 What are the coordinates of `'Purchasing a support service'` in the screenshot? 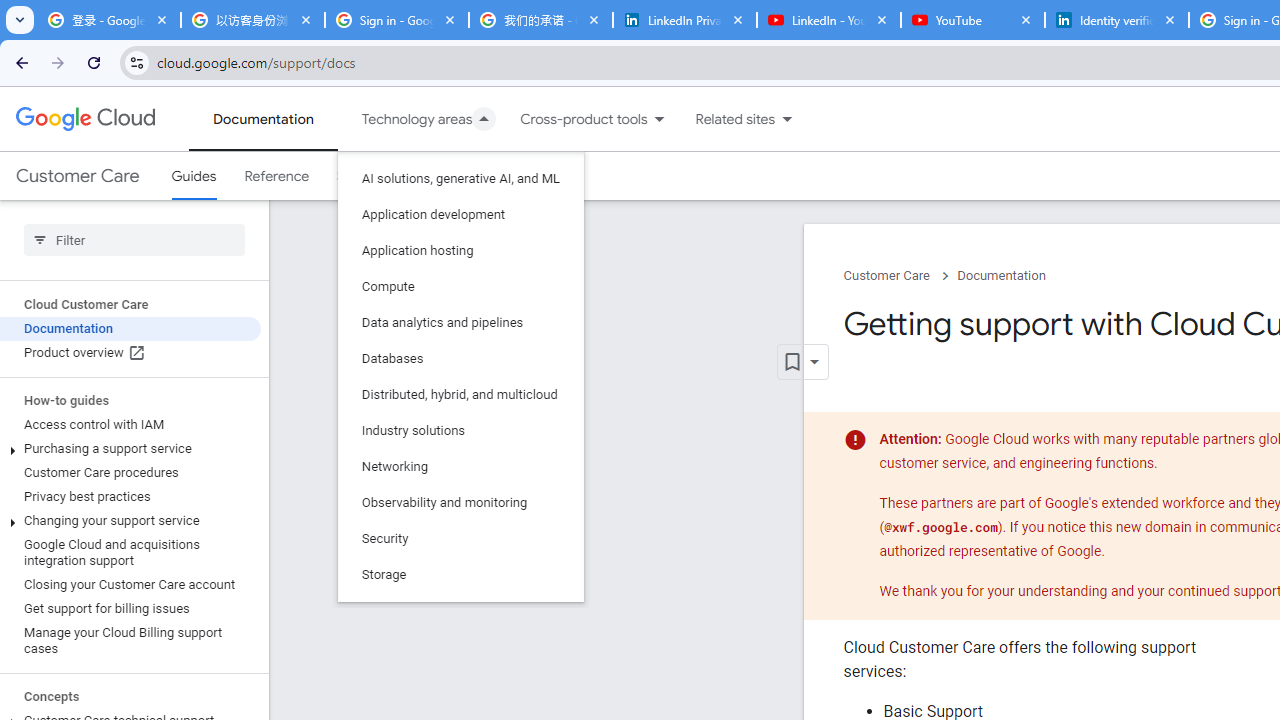 It's located at (129, 447).